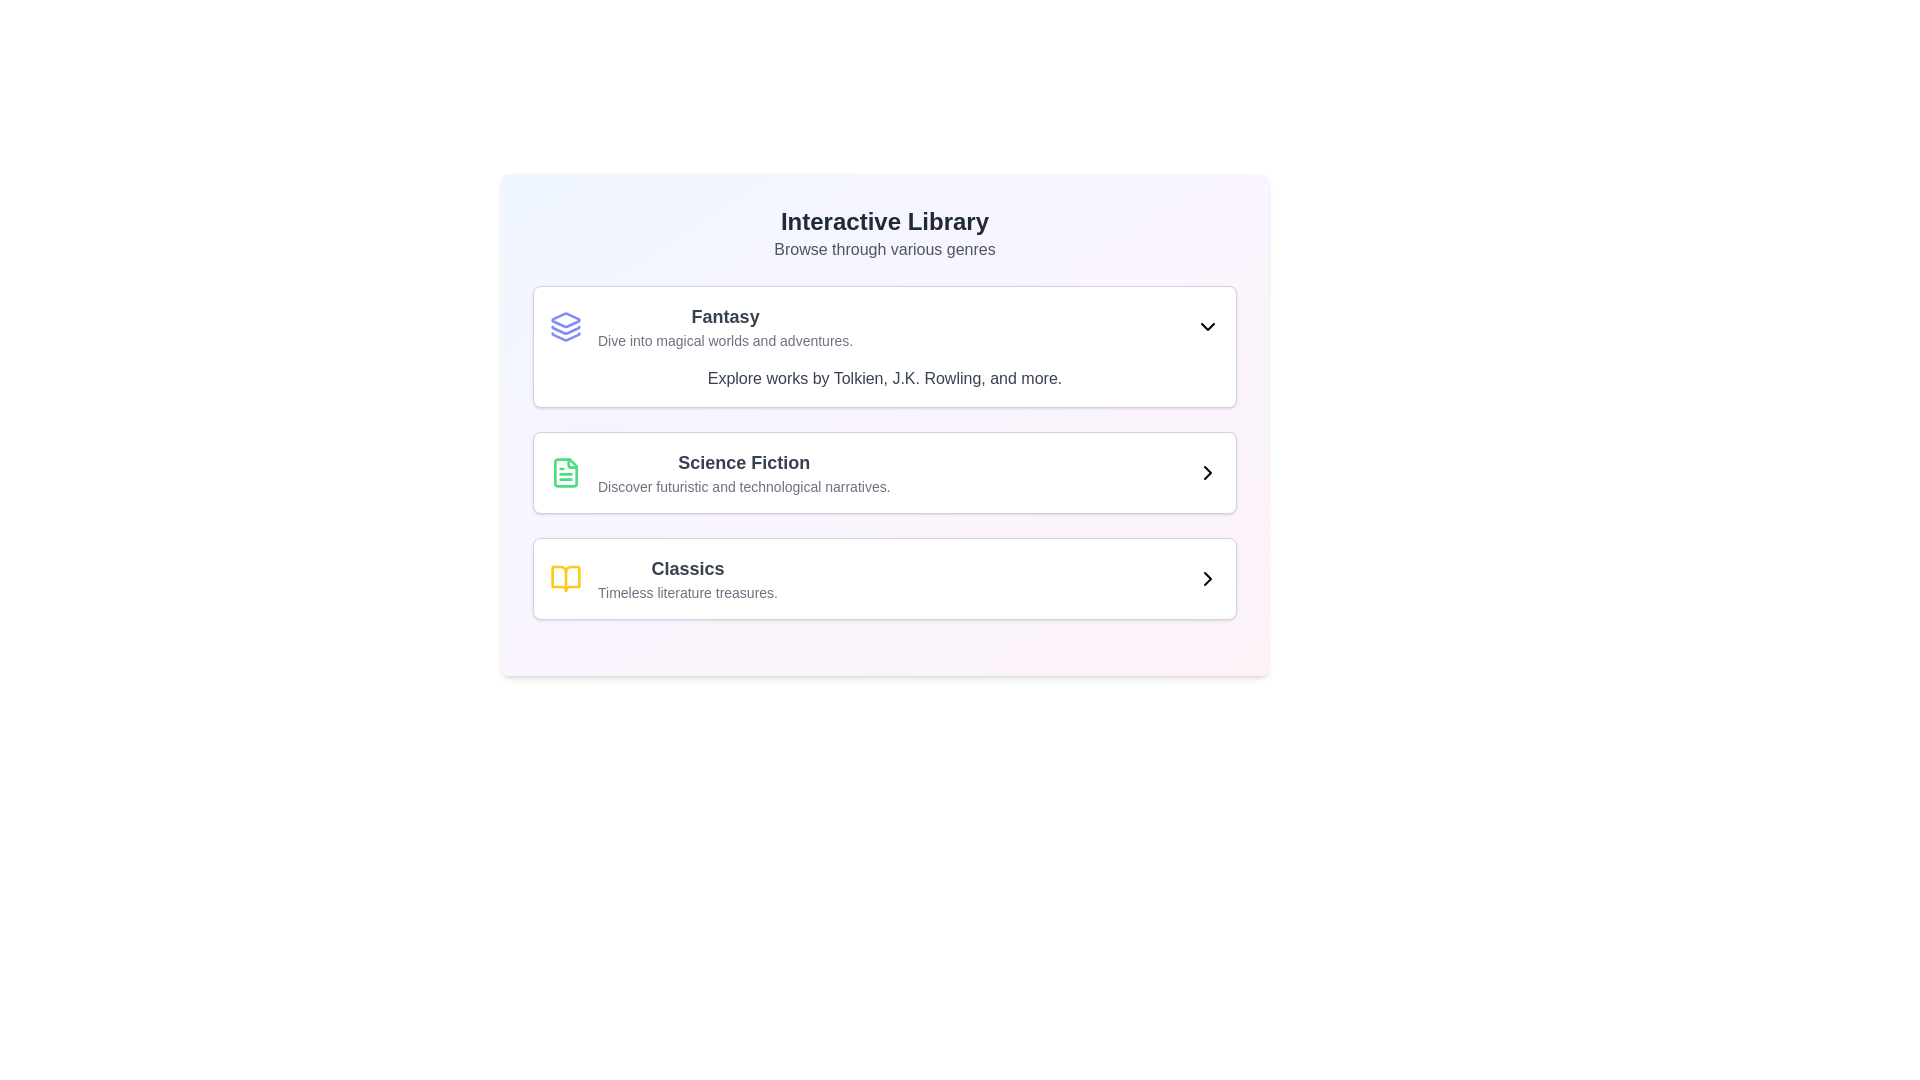 This screenshot has width=1920, height=1080. Describe the element at coordinates (565, 326) in the screenshot. I see `the blue layered rectangles icon located in the 'Fantasy' section, next to the text 'Fantasy Dive into magical worlds and adventures.'` at that location.